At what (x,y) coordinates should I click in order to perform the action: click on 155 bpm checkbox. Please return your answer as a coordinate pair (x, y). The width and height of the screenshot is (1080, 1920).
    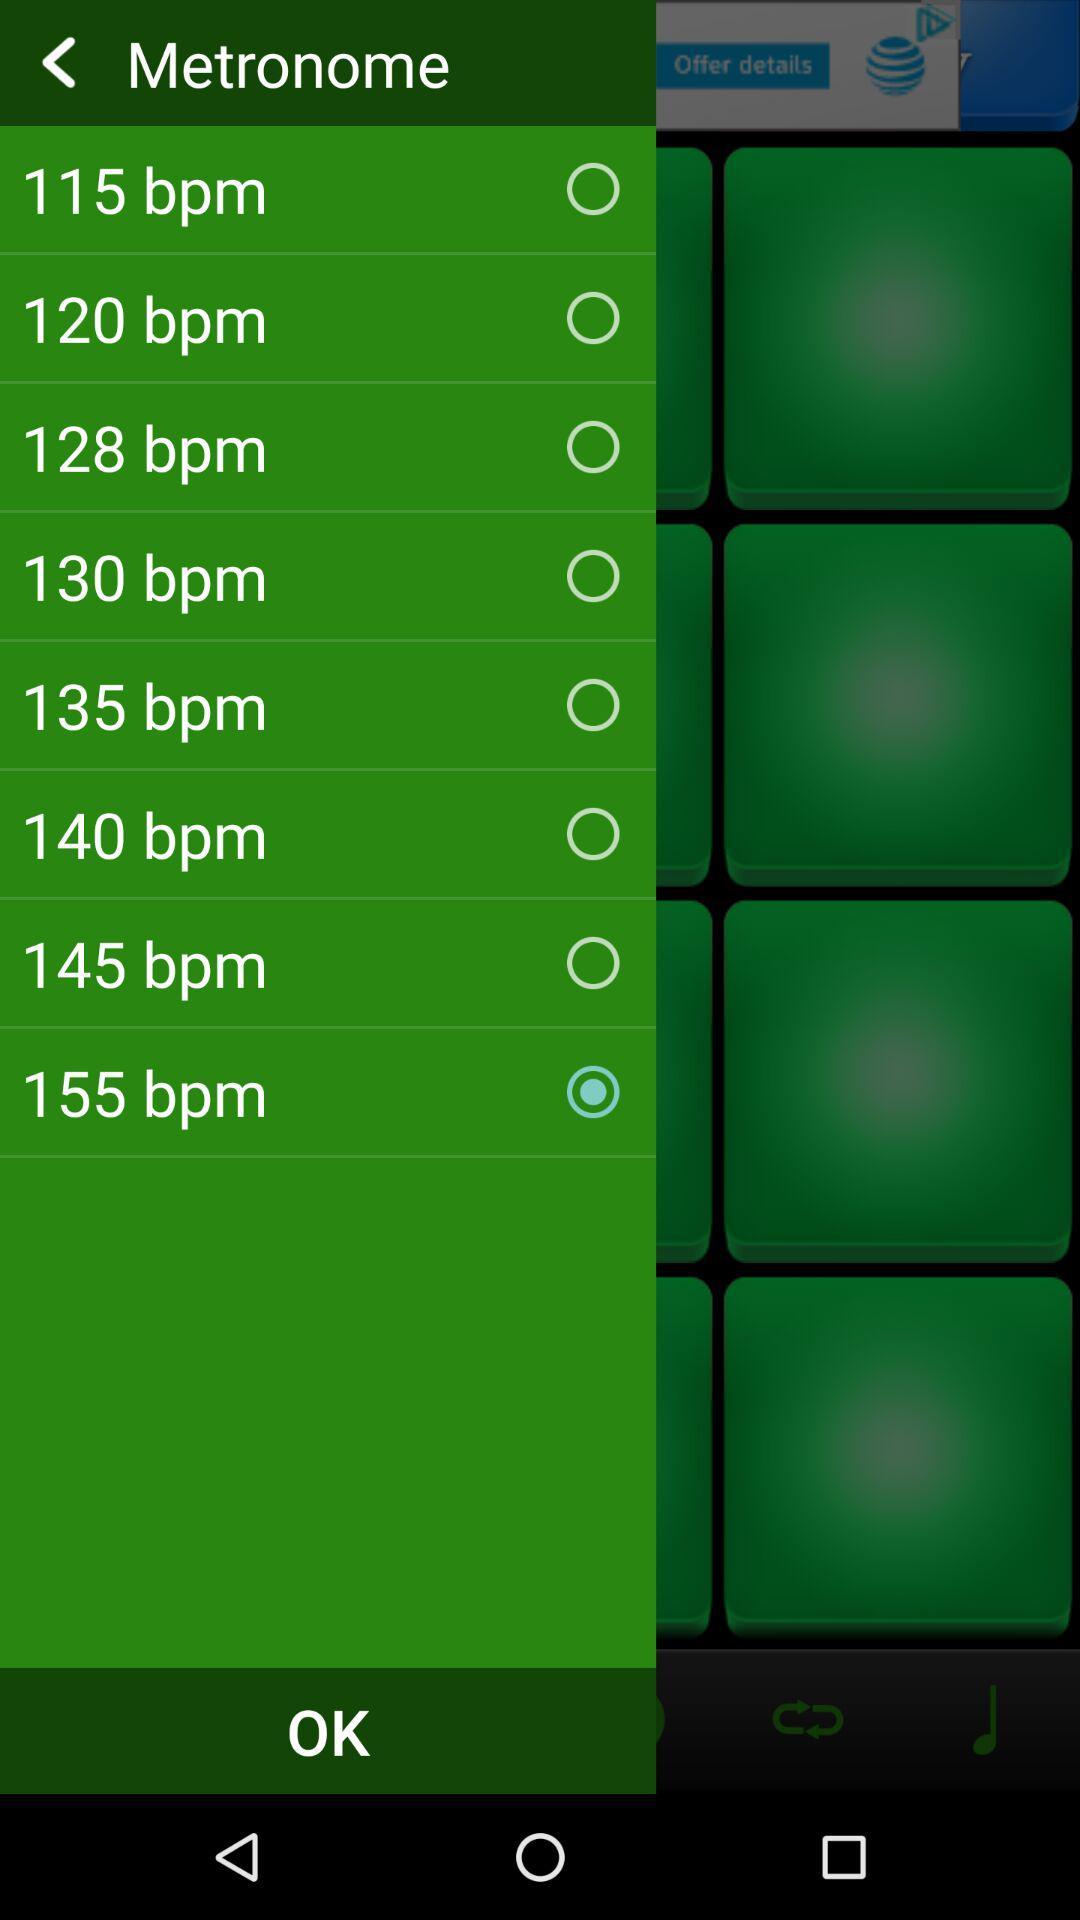
    Looking at the image, I should click on (327, 1090).